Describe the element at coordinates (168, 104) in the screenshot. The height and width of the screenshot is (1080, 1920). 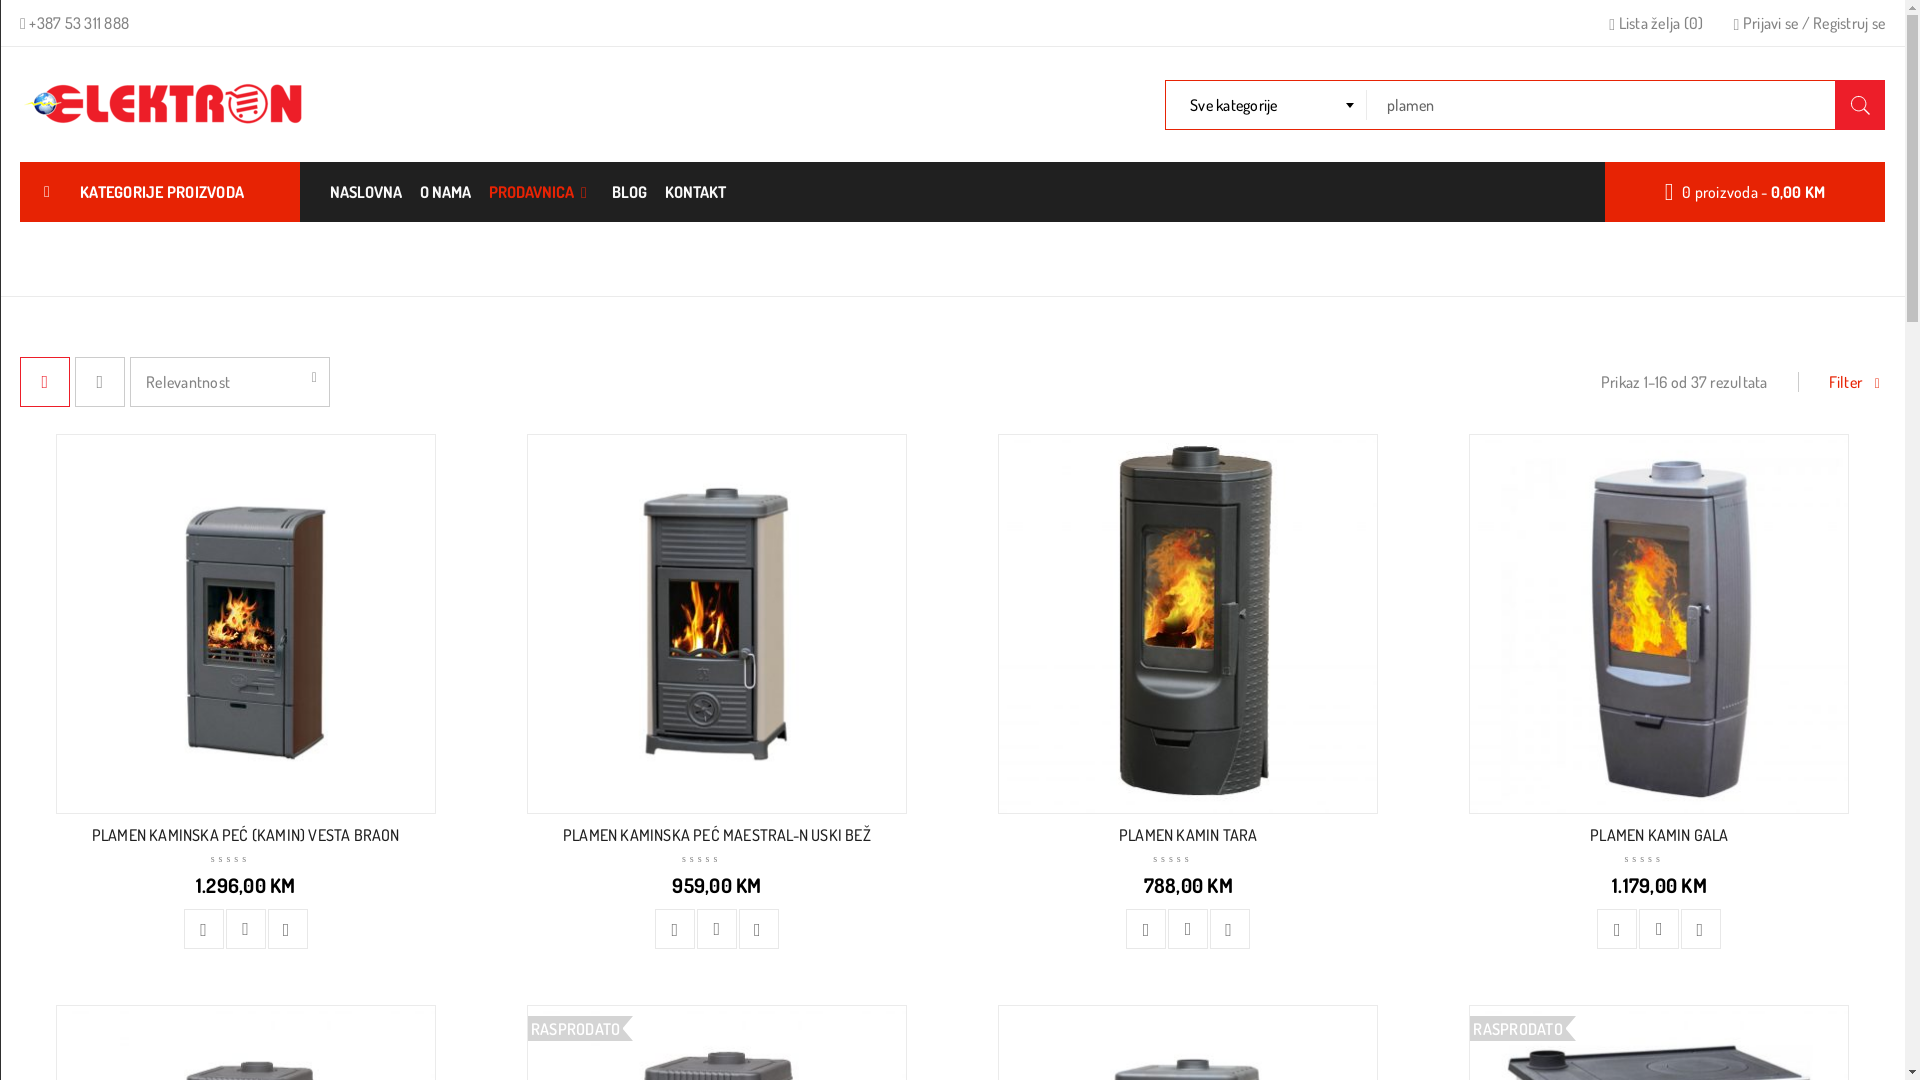
I see `'Elektron Shop'` at that location.